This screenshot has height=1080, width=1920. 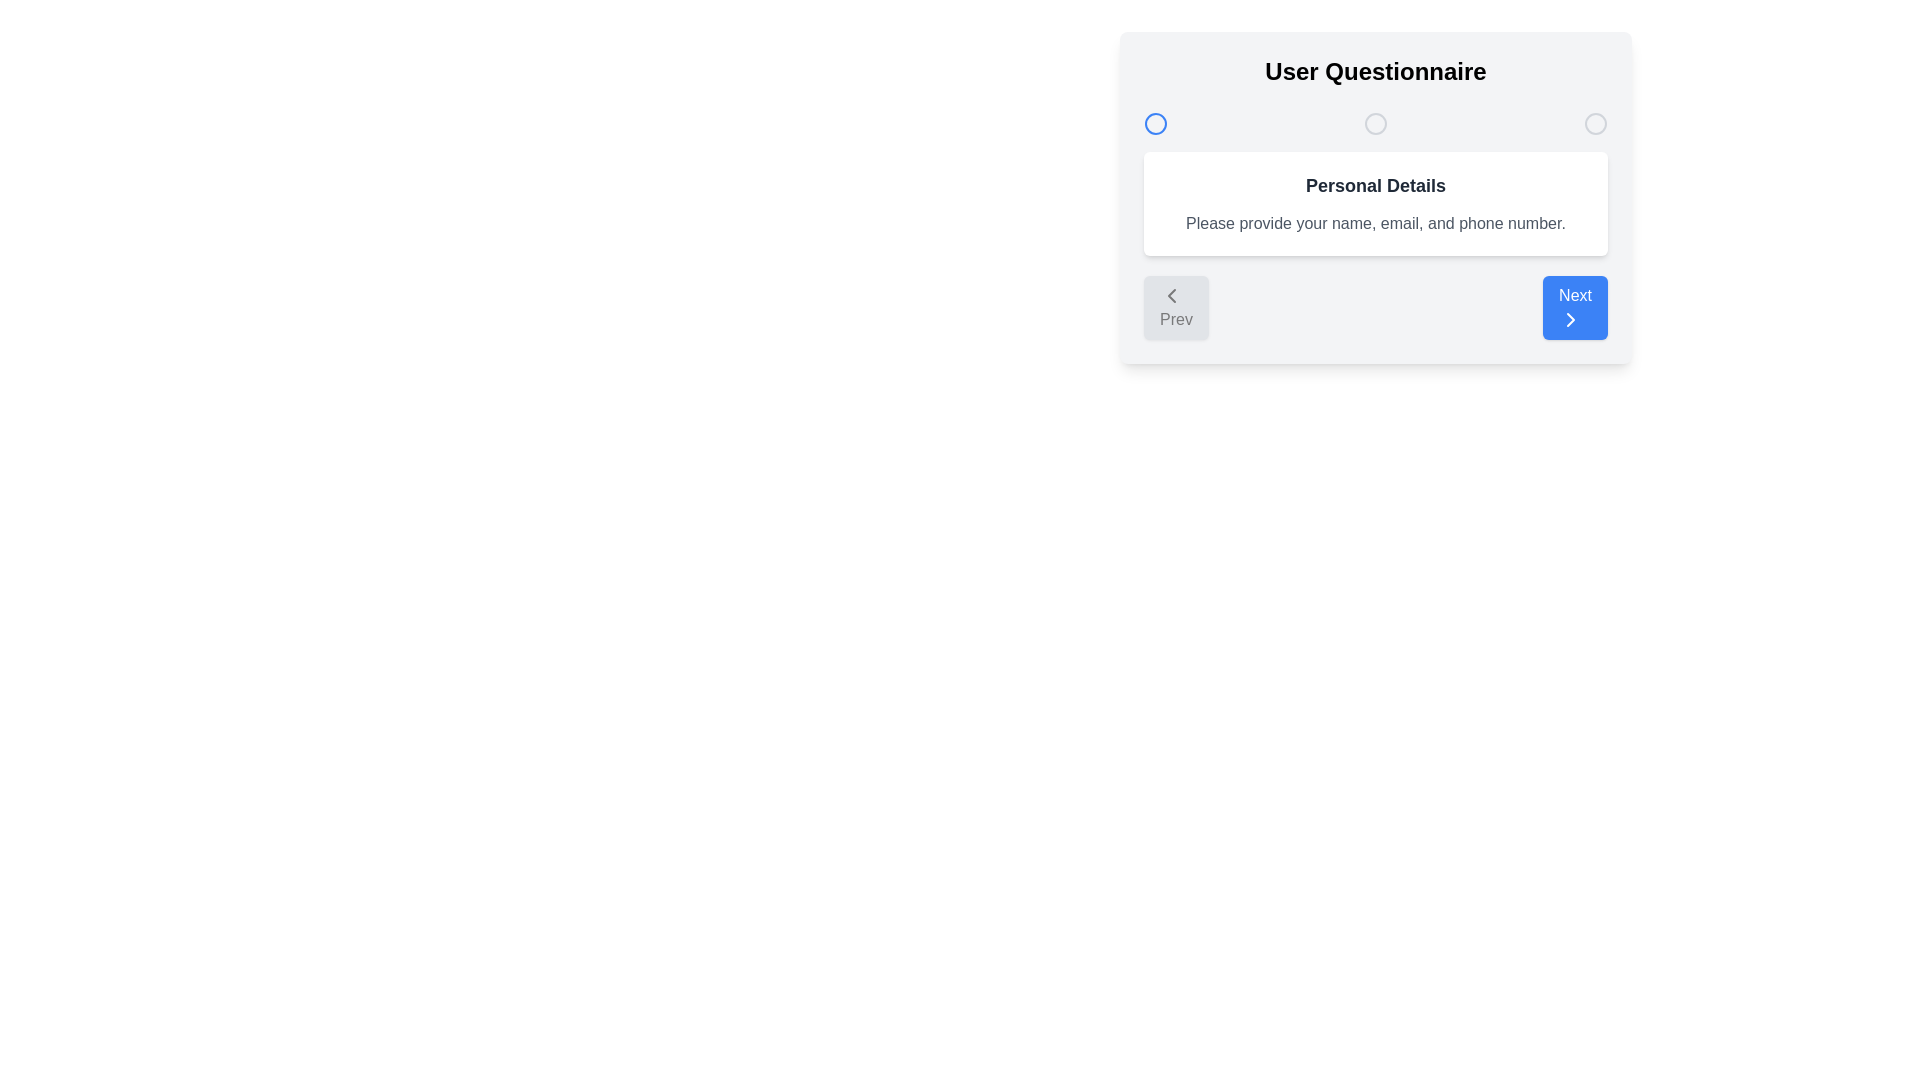 What do you see at coordinates (1375, 223) in the screenshot?
I see `the description text to interact with it` at bounding box center [1375, 223].